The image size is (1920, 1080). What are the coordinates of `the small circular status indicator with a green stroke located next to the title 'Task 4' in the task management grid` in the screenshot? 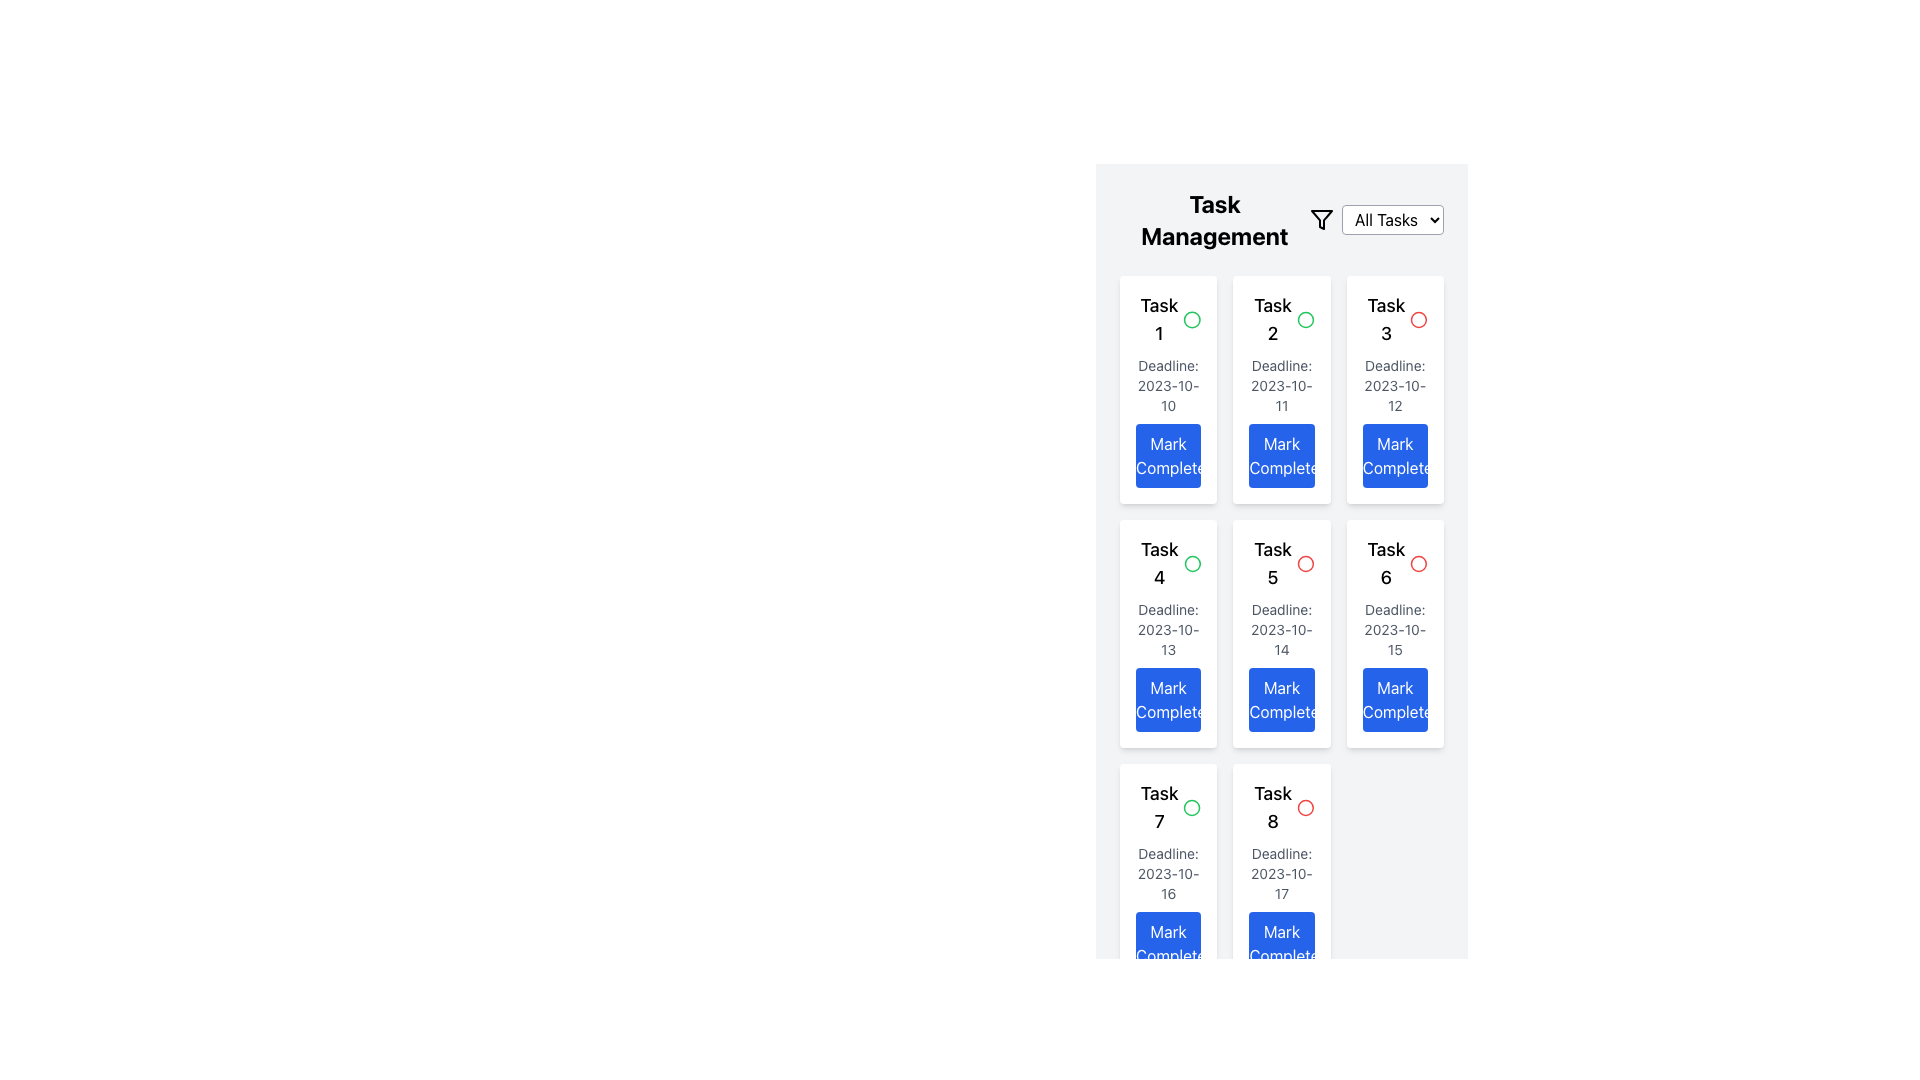 It's located at (1192, 563).